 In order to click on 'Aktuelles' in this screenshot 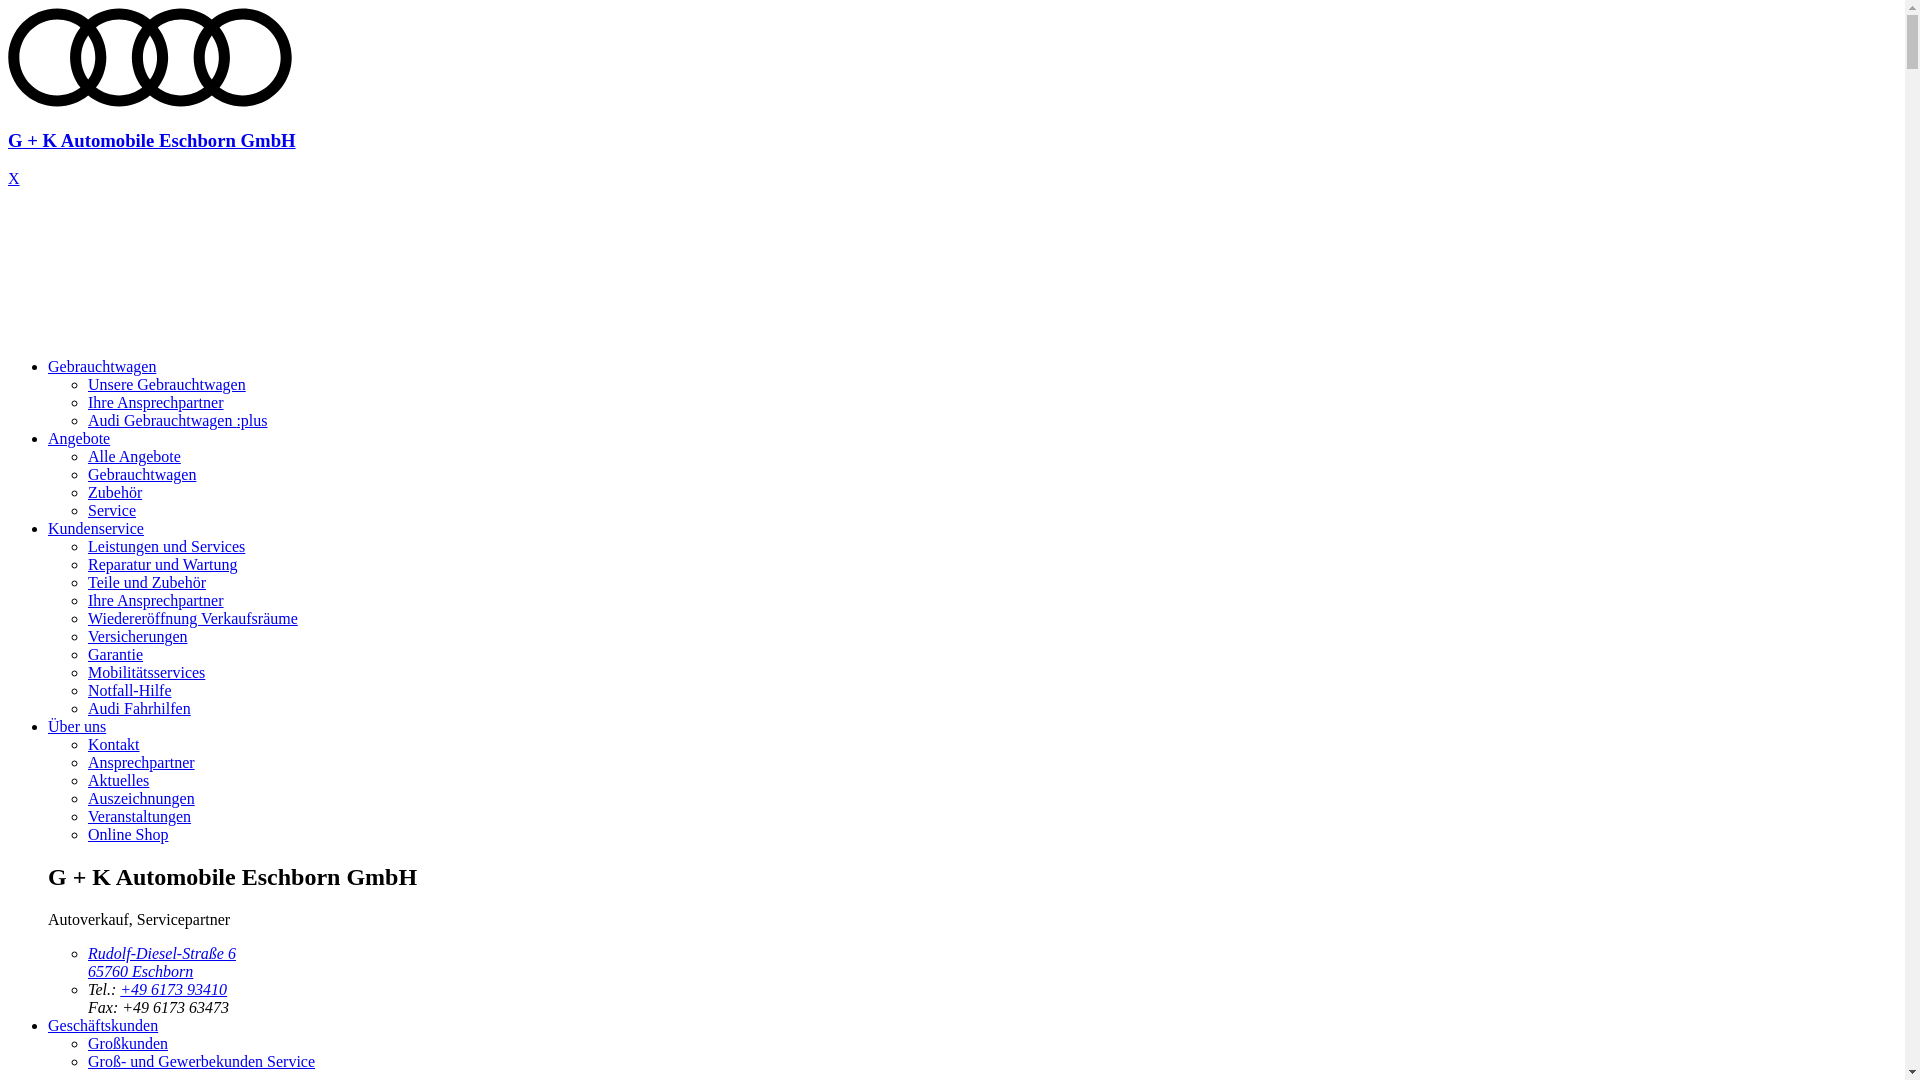, I will do `click(117, 779)`.